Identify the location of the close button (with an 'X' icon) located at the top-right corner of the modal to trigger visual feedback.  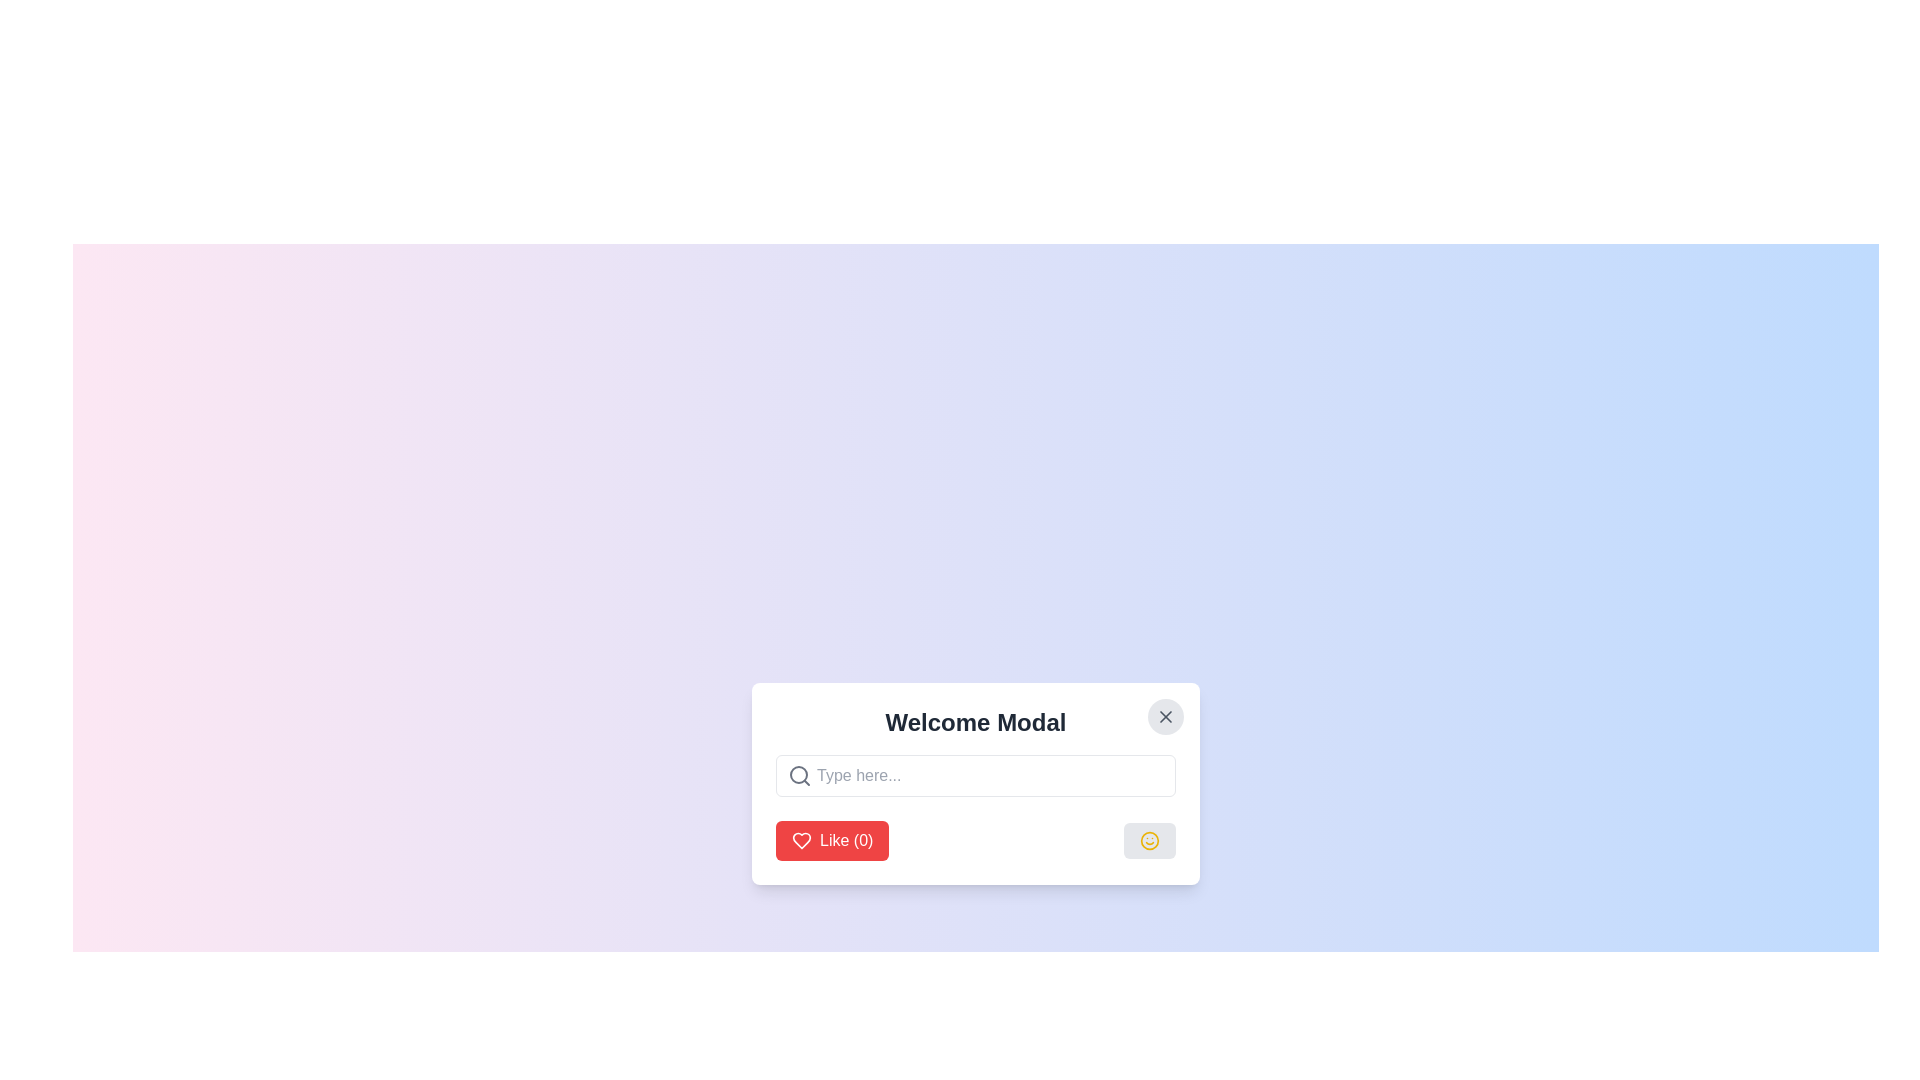
(1166, 716).